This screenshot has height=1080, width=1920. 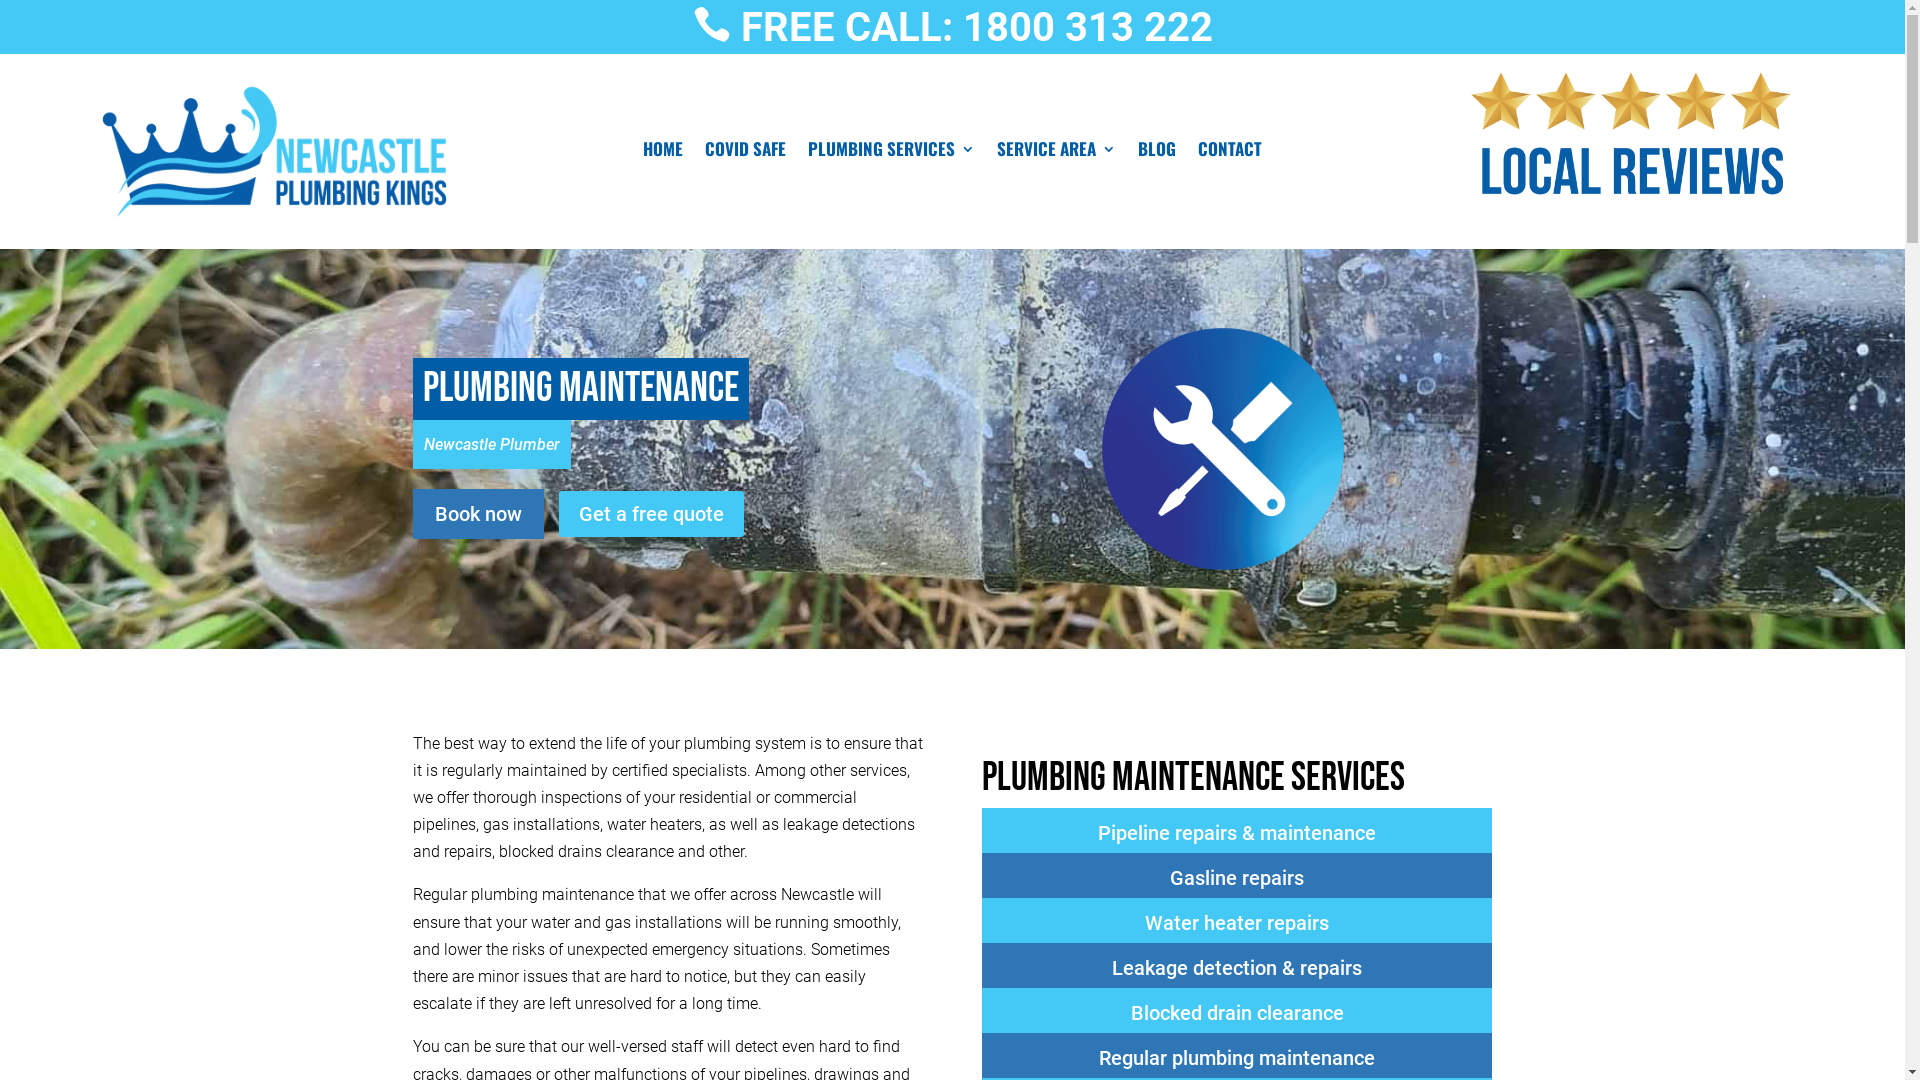 I want to click on 'Newcastle Plumbing Kings', so click(x=272, y=149).